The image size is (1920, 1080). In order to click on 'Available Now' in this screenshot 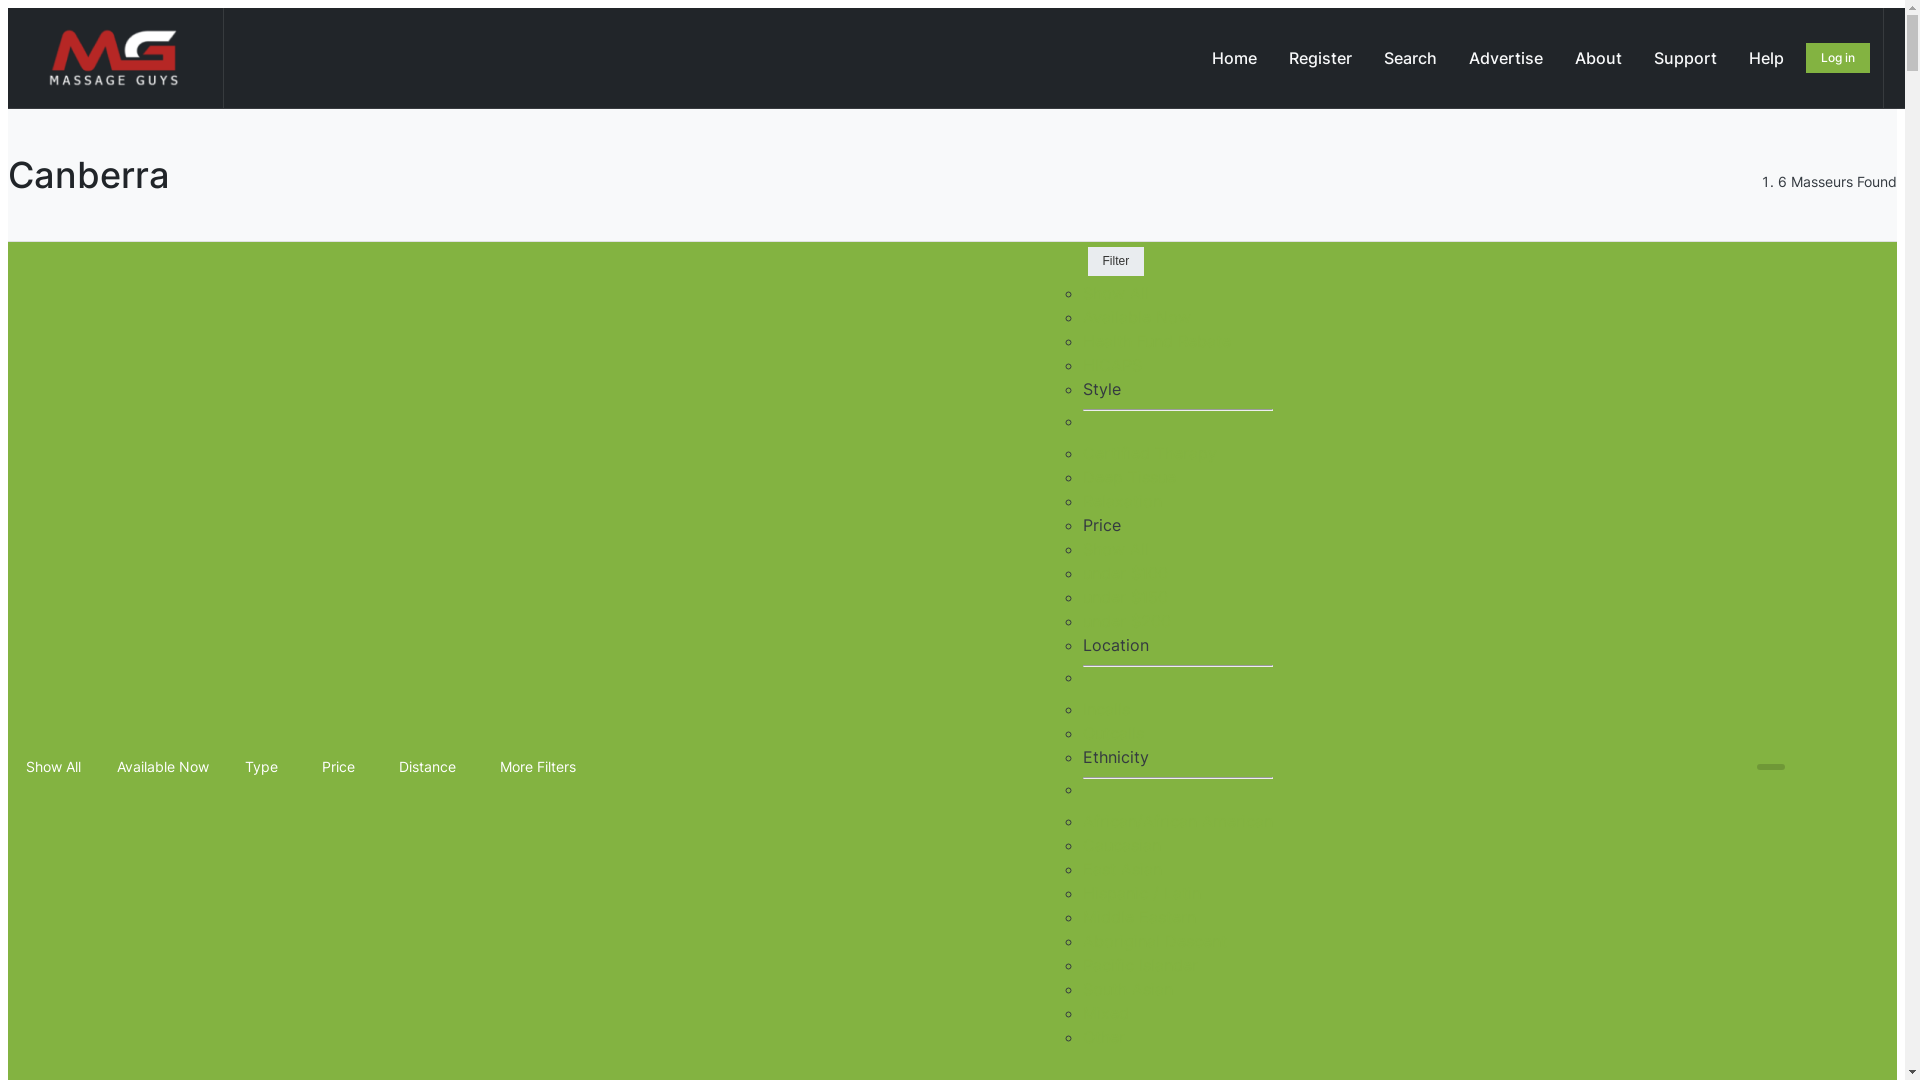, I will do `click(163, 766)`.